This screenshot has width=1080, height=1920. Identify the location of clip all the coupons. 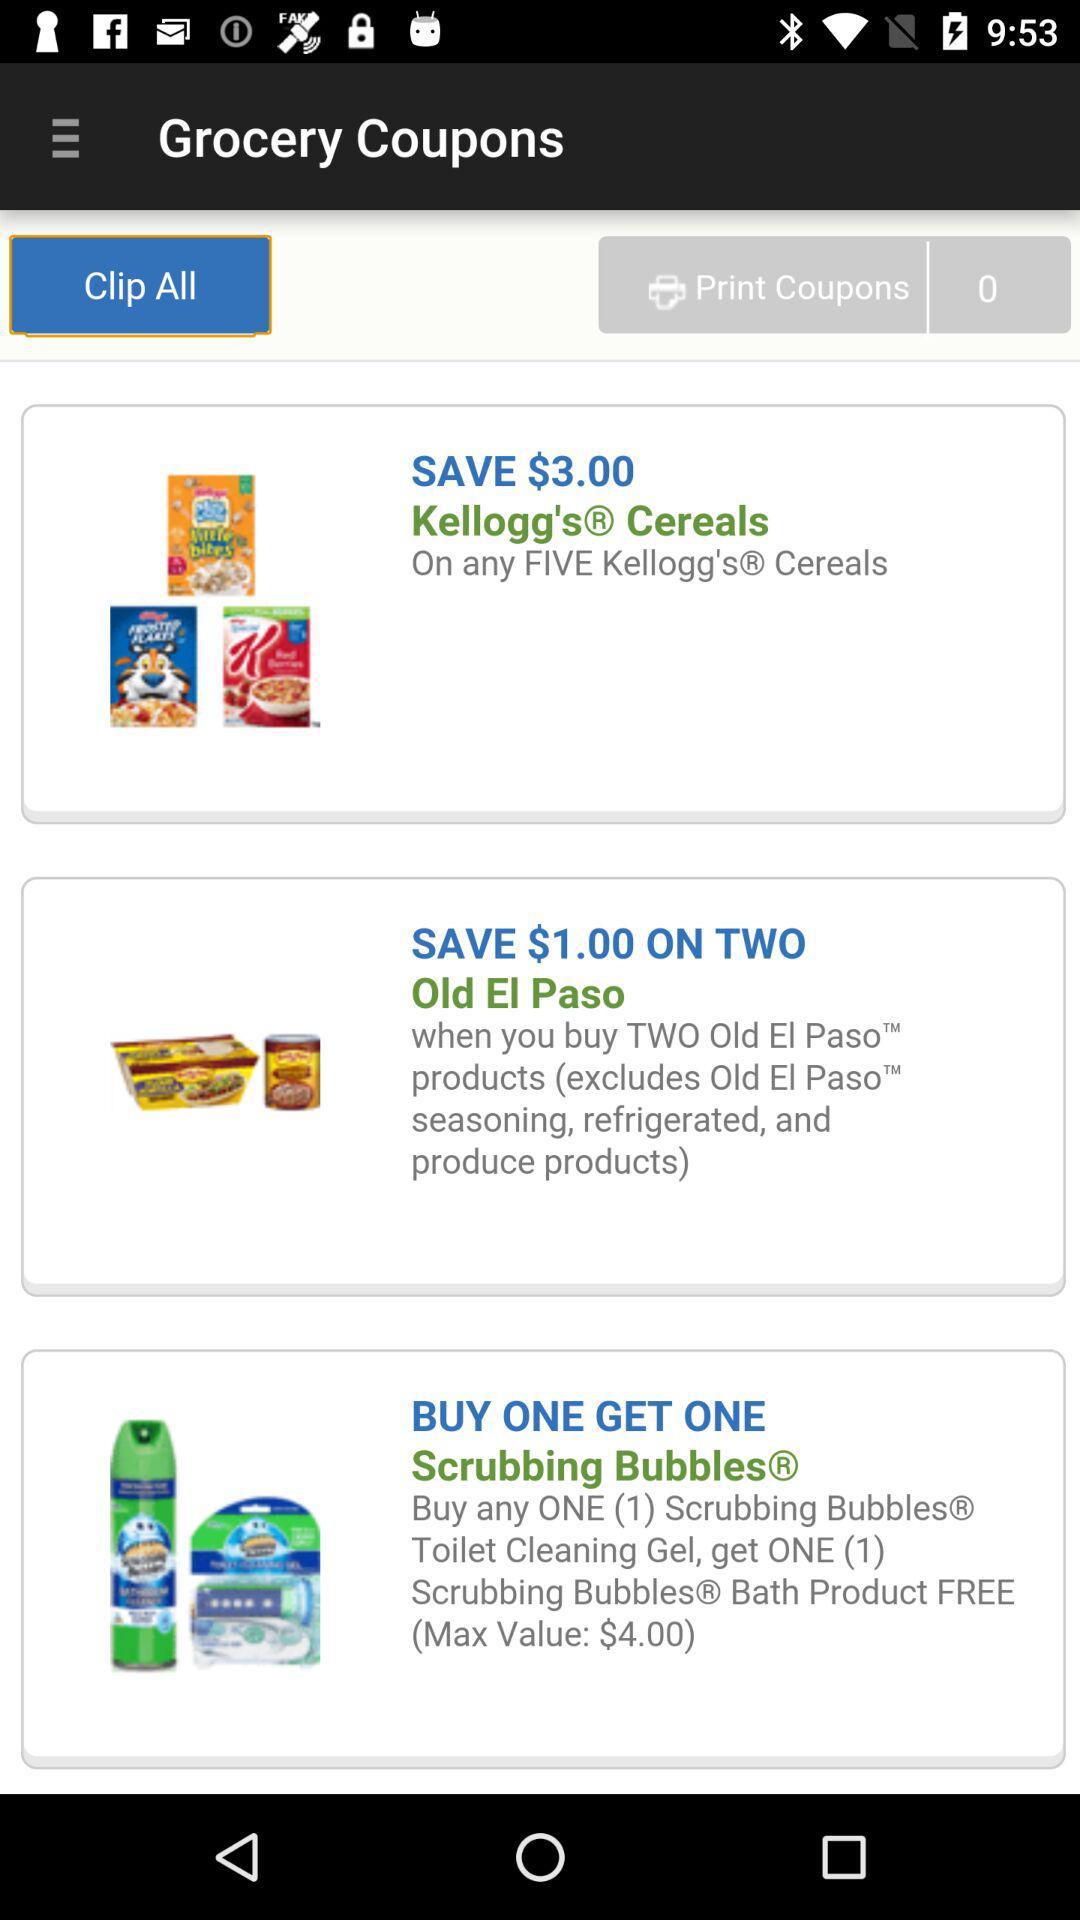
(540, 1002).